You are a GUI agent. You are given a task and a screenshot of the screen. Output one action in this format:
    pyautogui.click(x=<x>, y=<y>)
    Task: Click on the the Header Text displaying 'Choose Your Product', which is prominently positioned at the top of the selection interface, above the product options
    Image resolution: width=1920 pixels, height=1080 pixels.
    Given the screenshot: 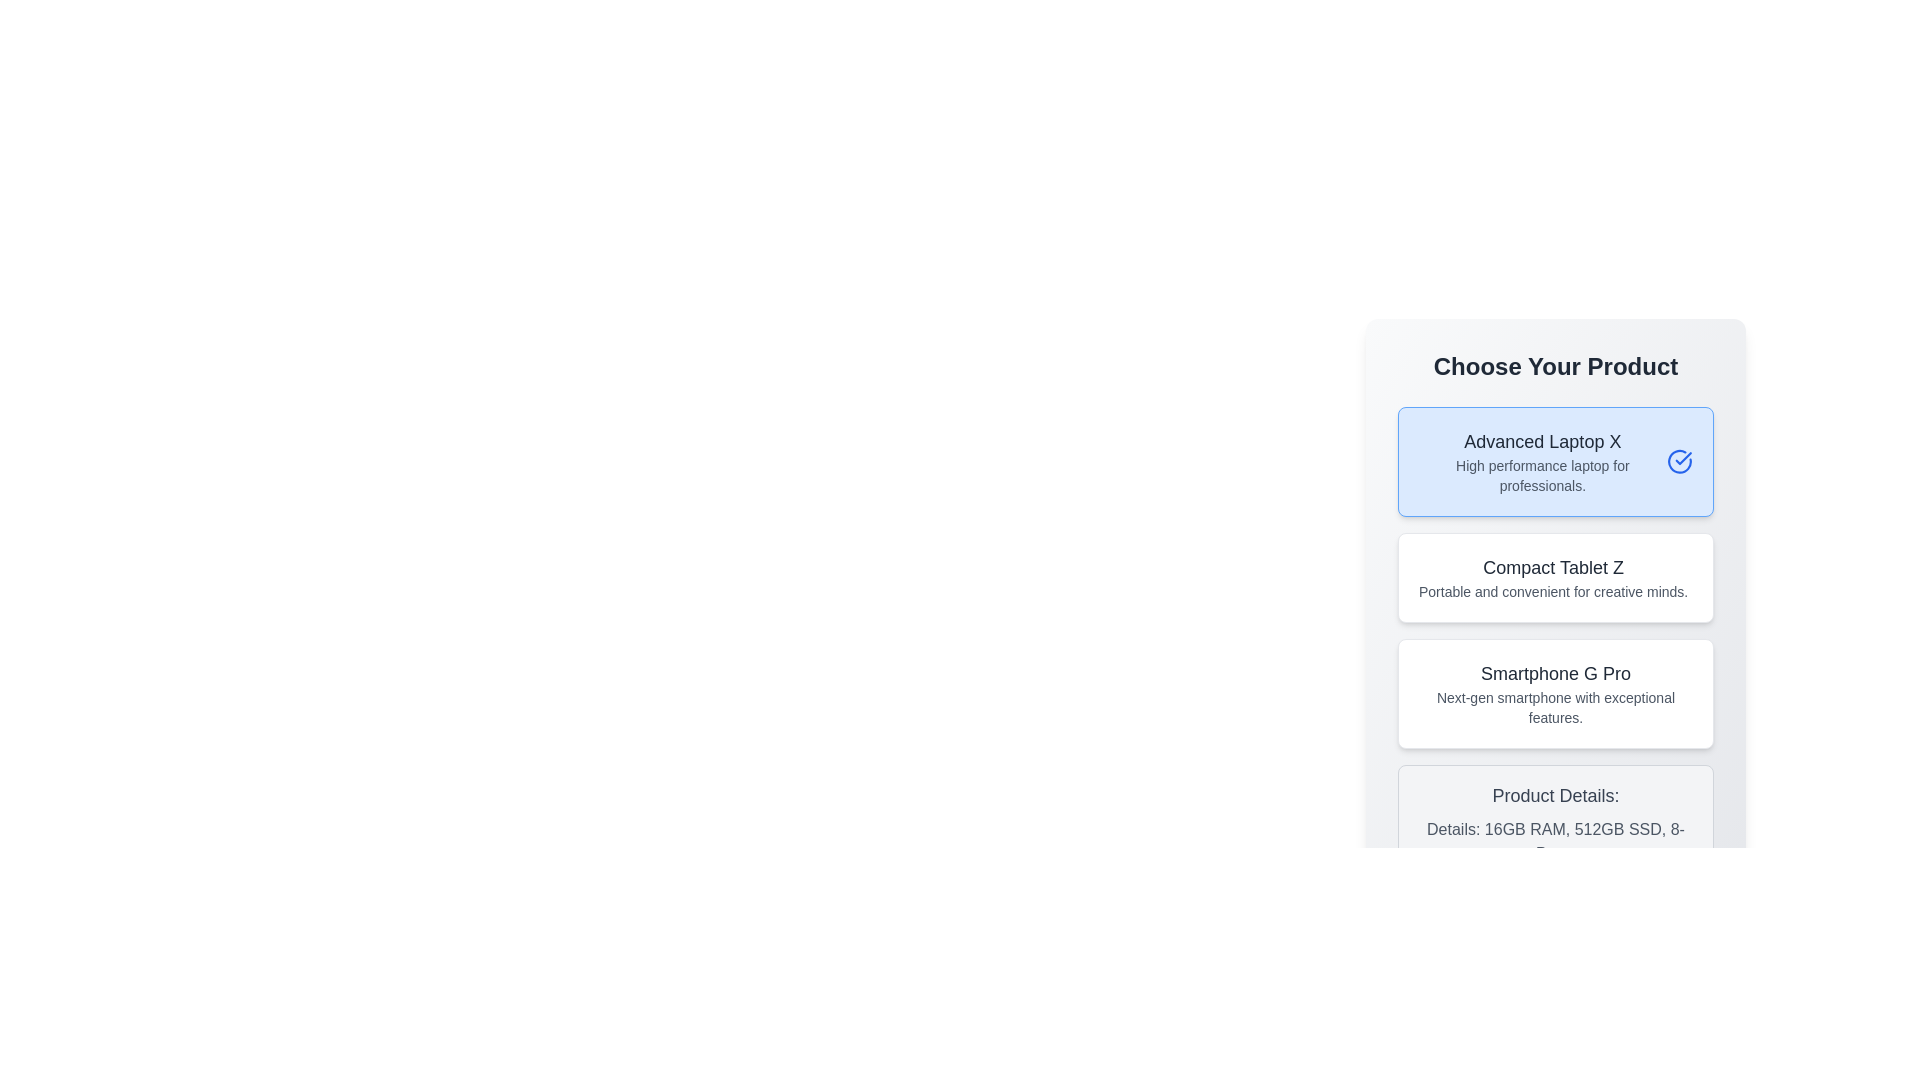 What is the action you would take?
    pyautogui.click(x=1554, y=366)
    